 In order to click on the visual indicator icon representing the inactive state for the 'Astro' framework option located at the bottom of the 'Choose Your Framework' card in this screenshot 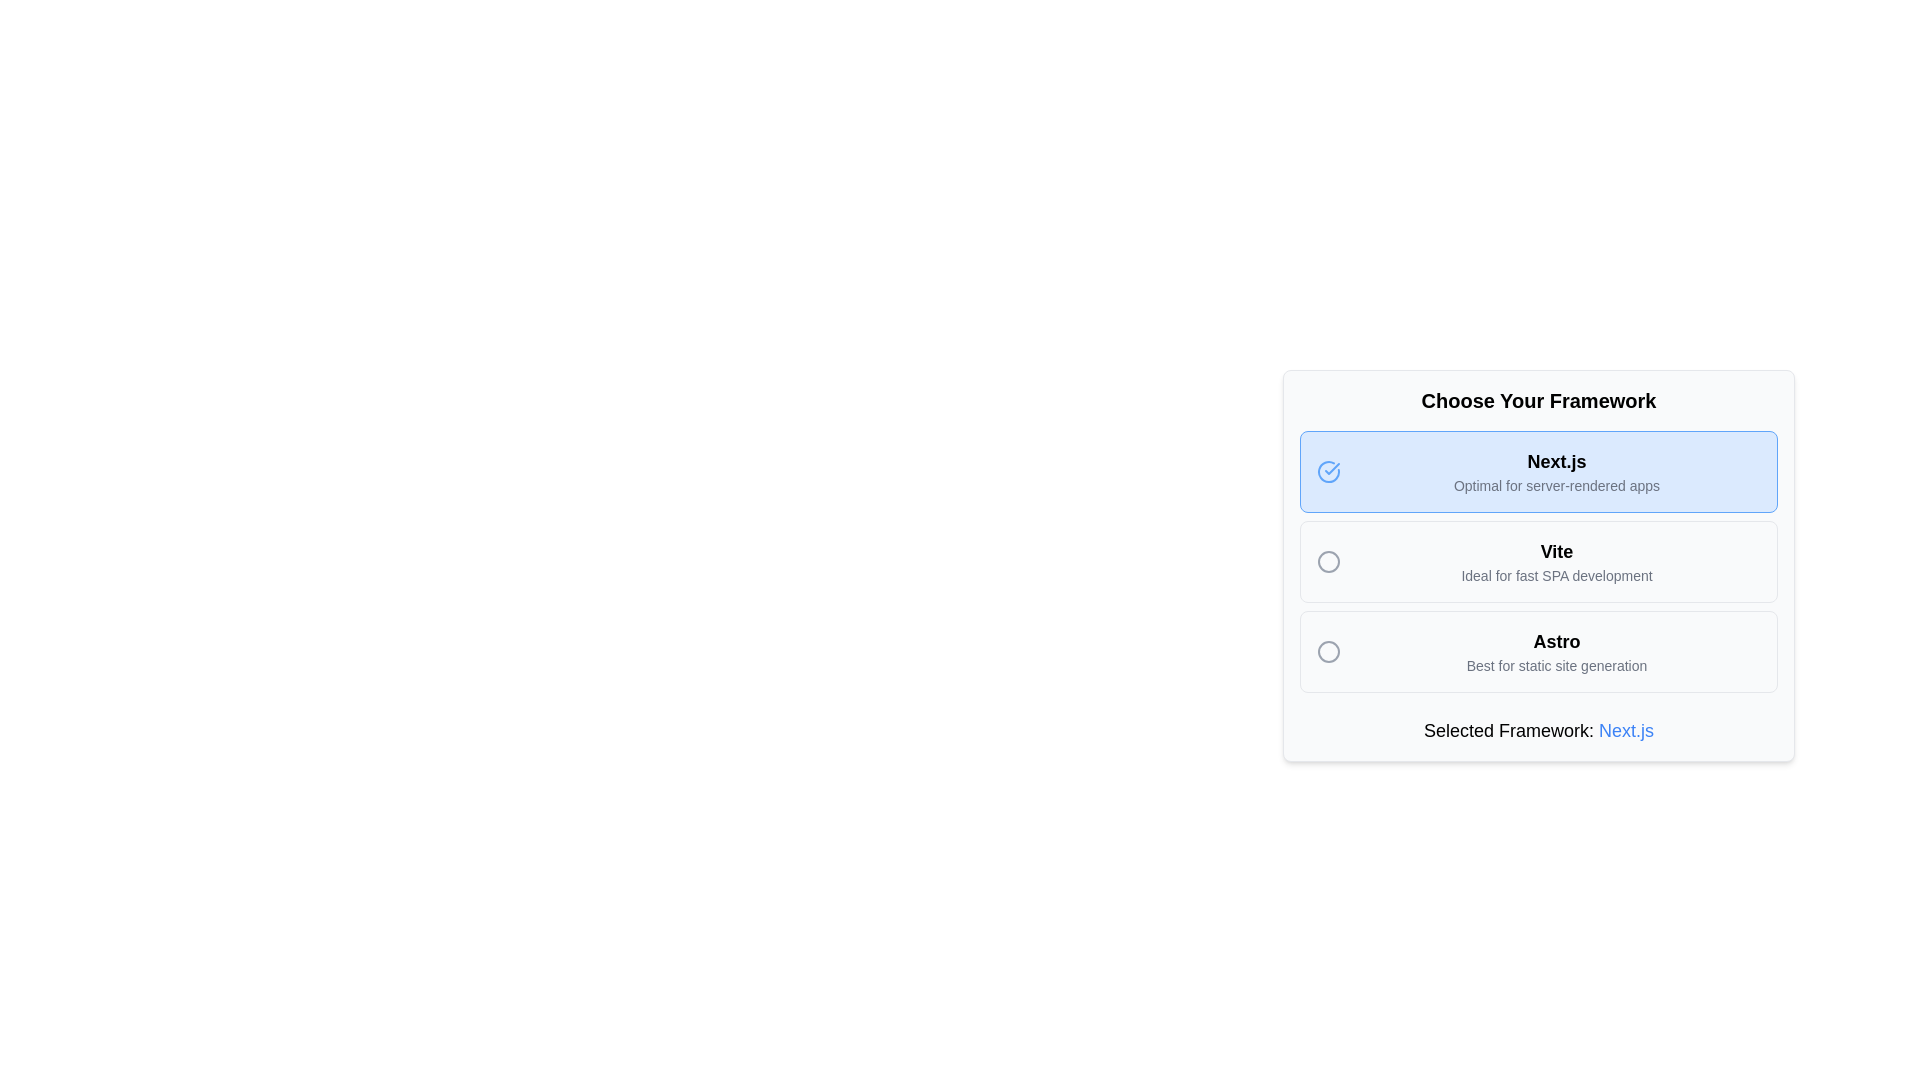, I will do `click(1329, 651)`.